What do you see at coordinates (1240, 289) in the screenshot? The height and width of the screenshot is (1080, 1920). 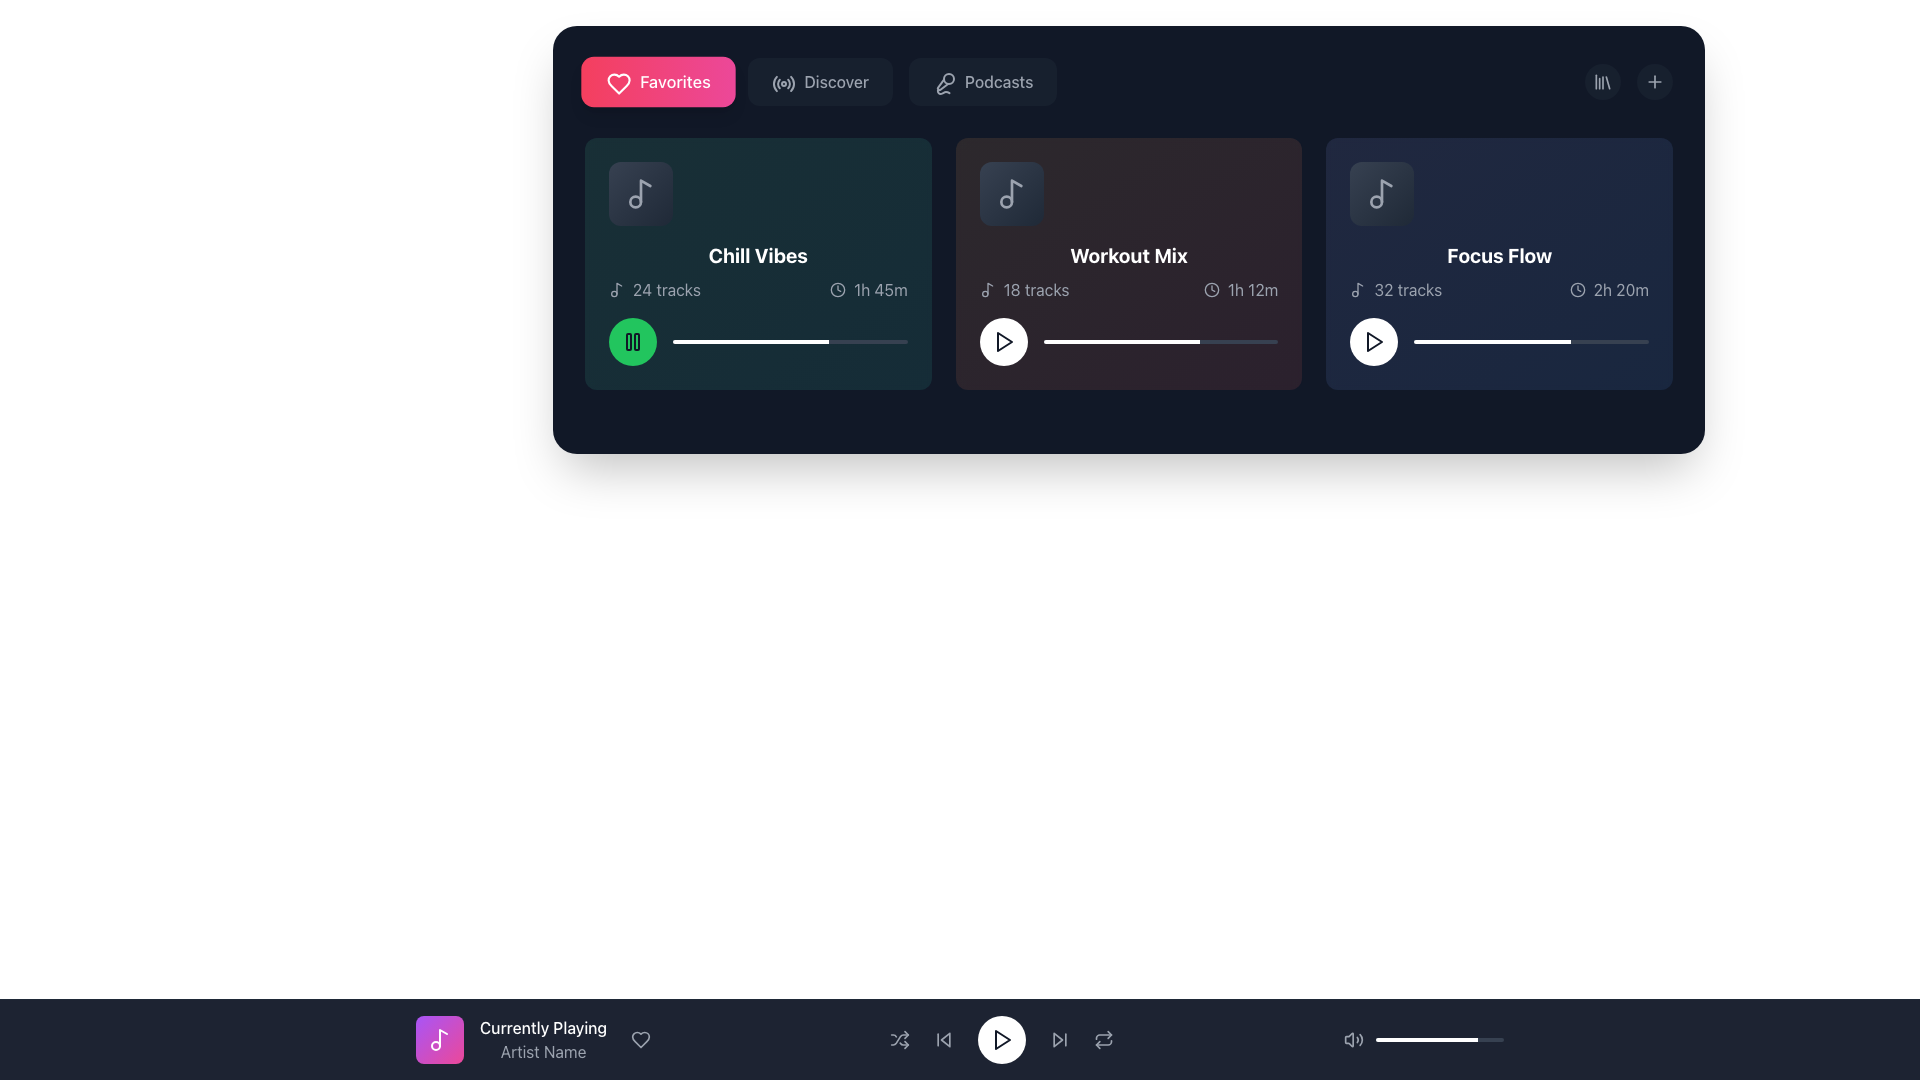 I see `the static informational component displaying the clock icon and text '1h 12m' in the bottom right section of the 'Workout Mix' playlist card` at bounding box center [1240, 289].